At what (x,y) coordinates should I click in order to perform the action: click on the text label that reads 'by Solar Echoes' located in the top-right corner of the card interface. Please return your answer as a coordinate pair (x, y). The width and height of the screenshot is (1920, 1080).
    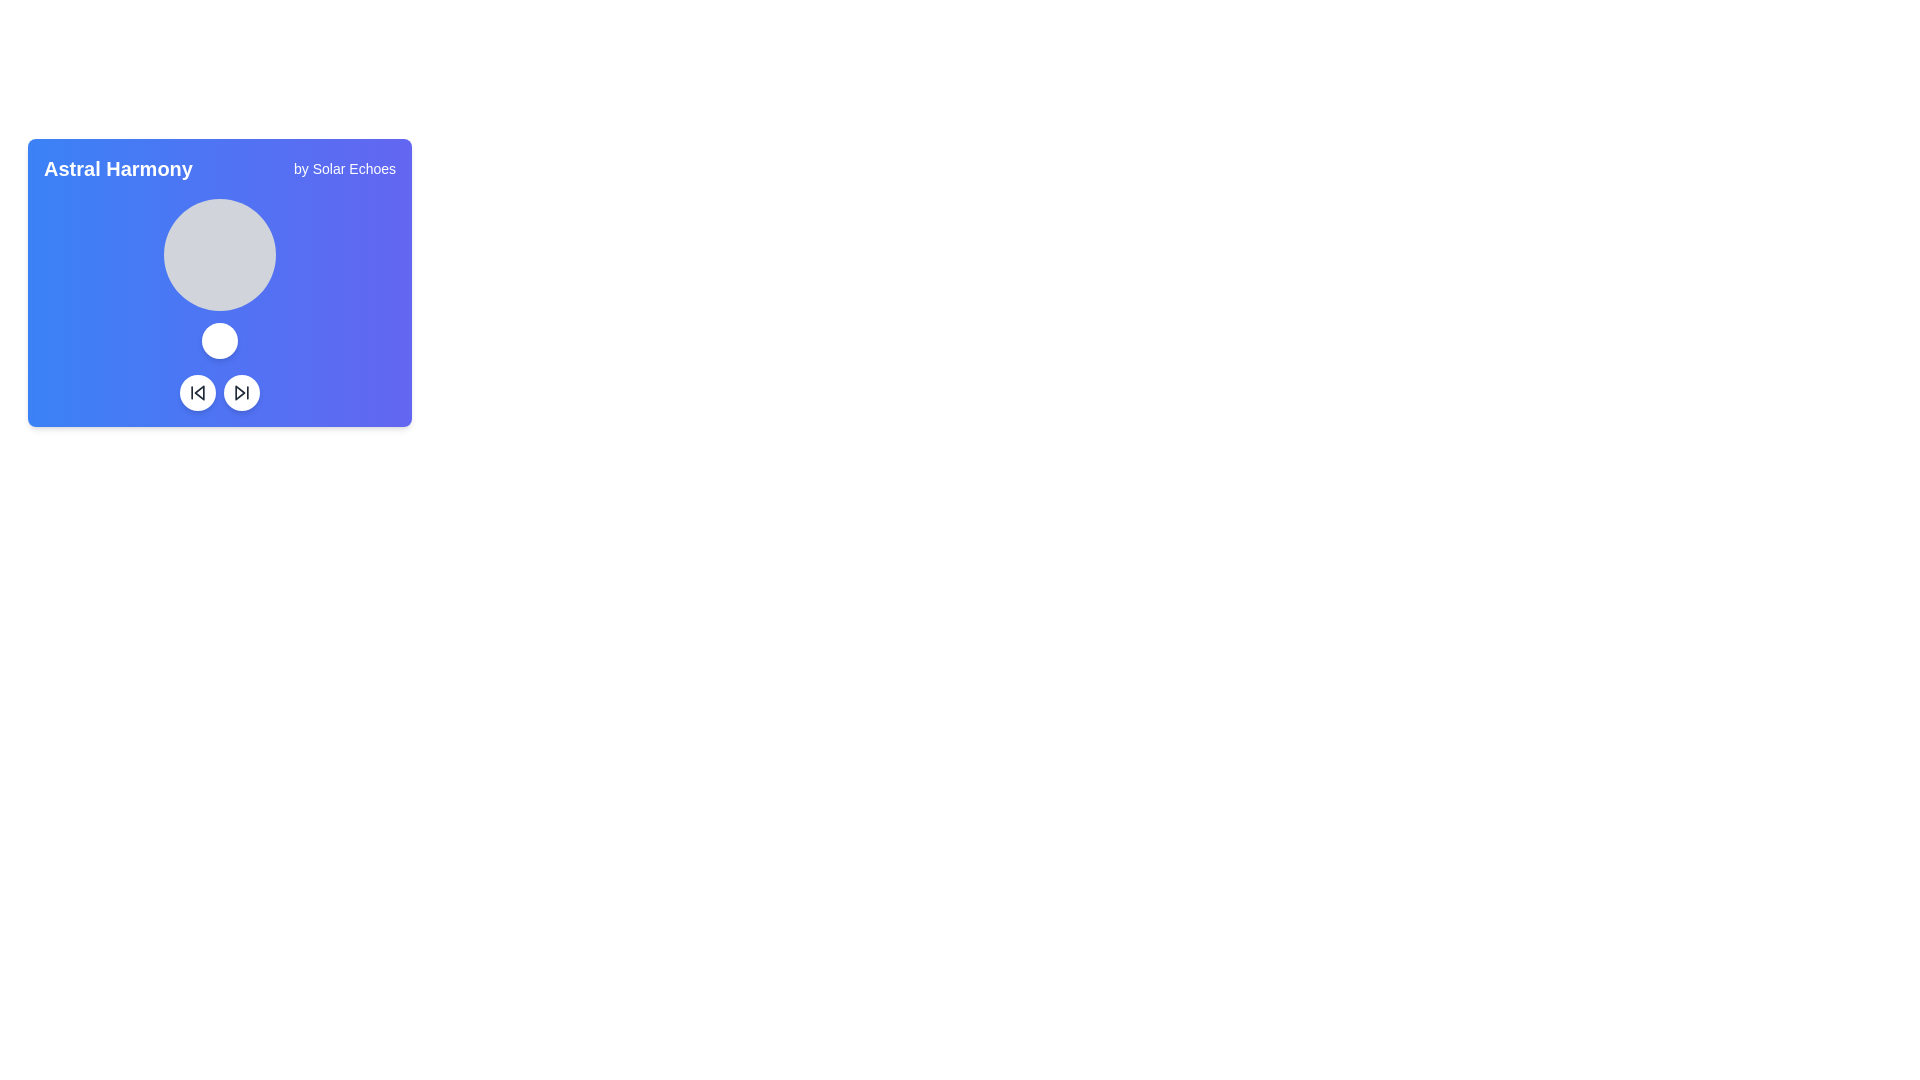
    Looking at the image, I should click on (345, 168).